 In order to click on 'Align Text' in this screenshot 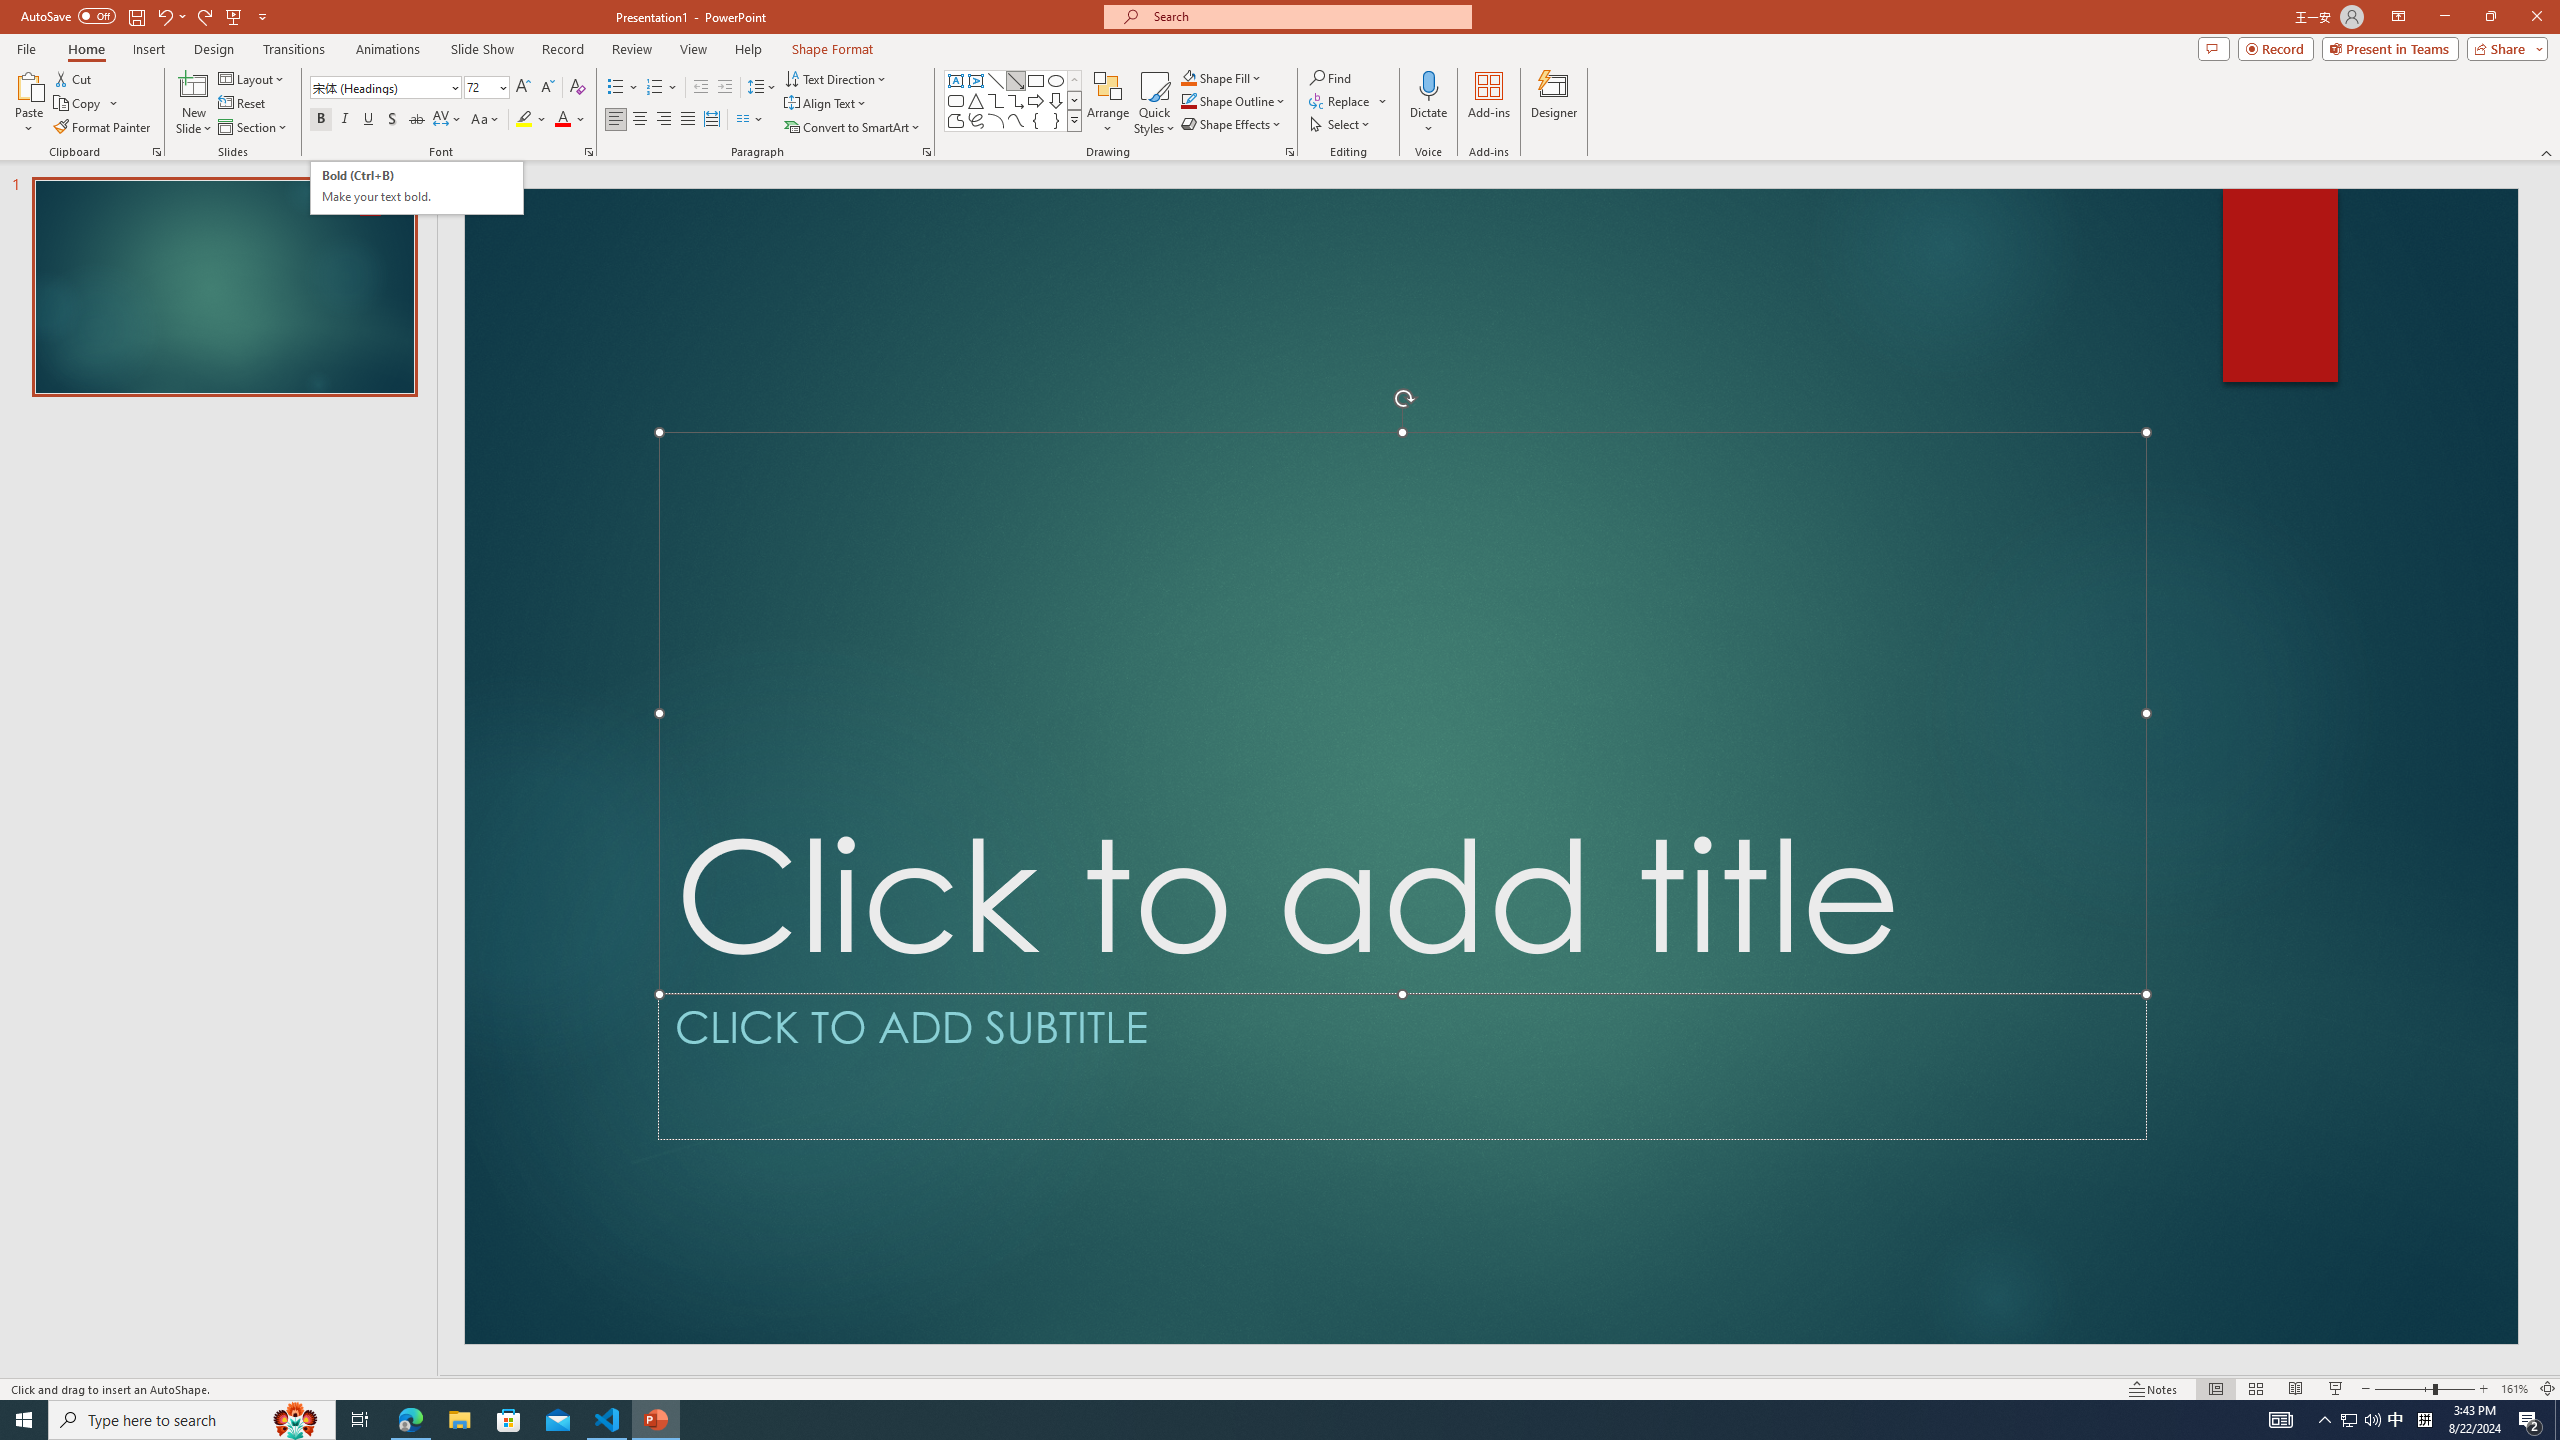, I will do `click(826, 103)`.